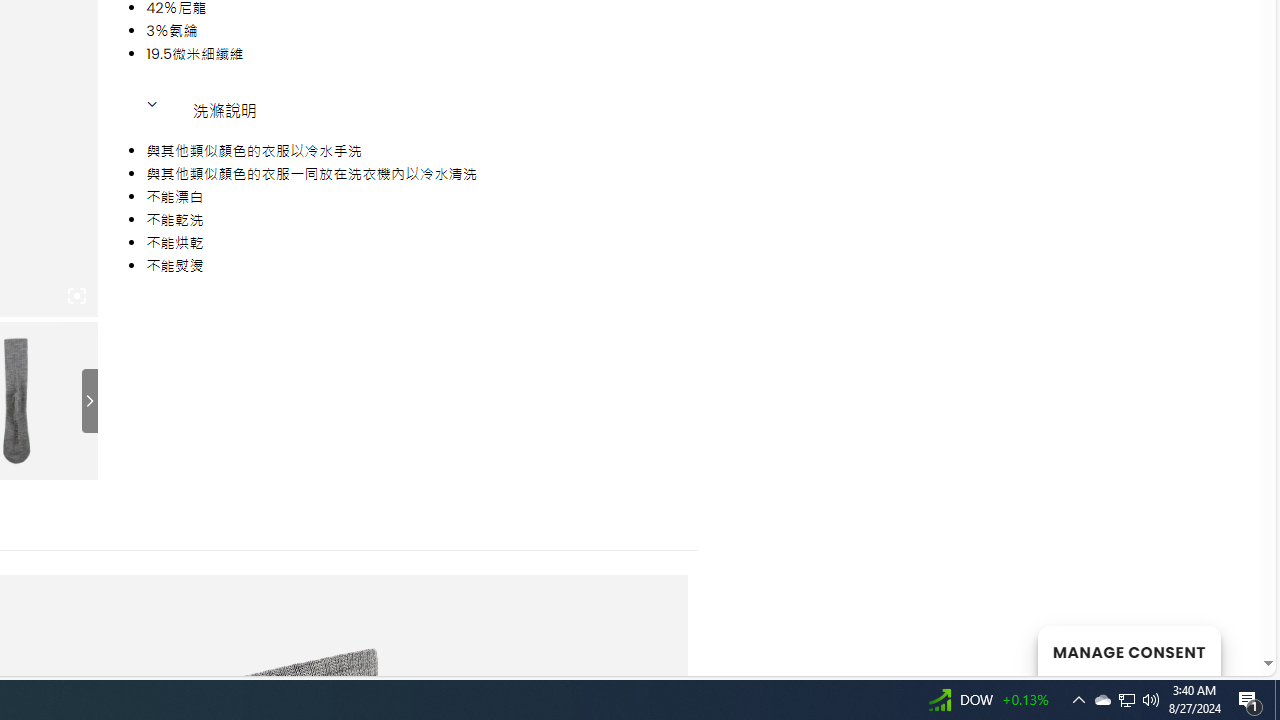  I want to click on 'Class: iconic-woothumbs-fullscreen', so click(76, 296).